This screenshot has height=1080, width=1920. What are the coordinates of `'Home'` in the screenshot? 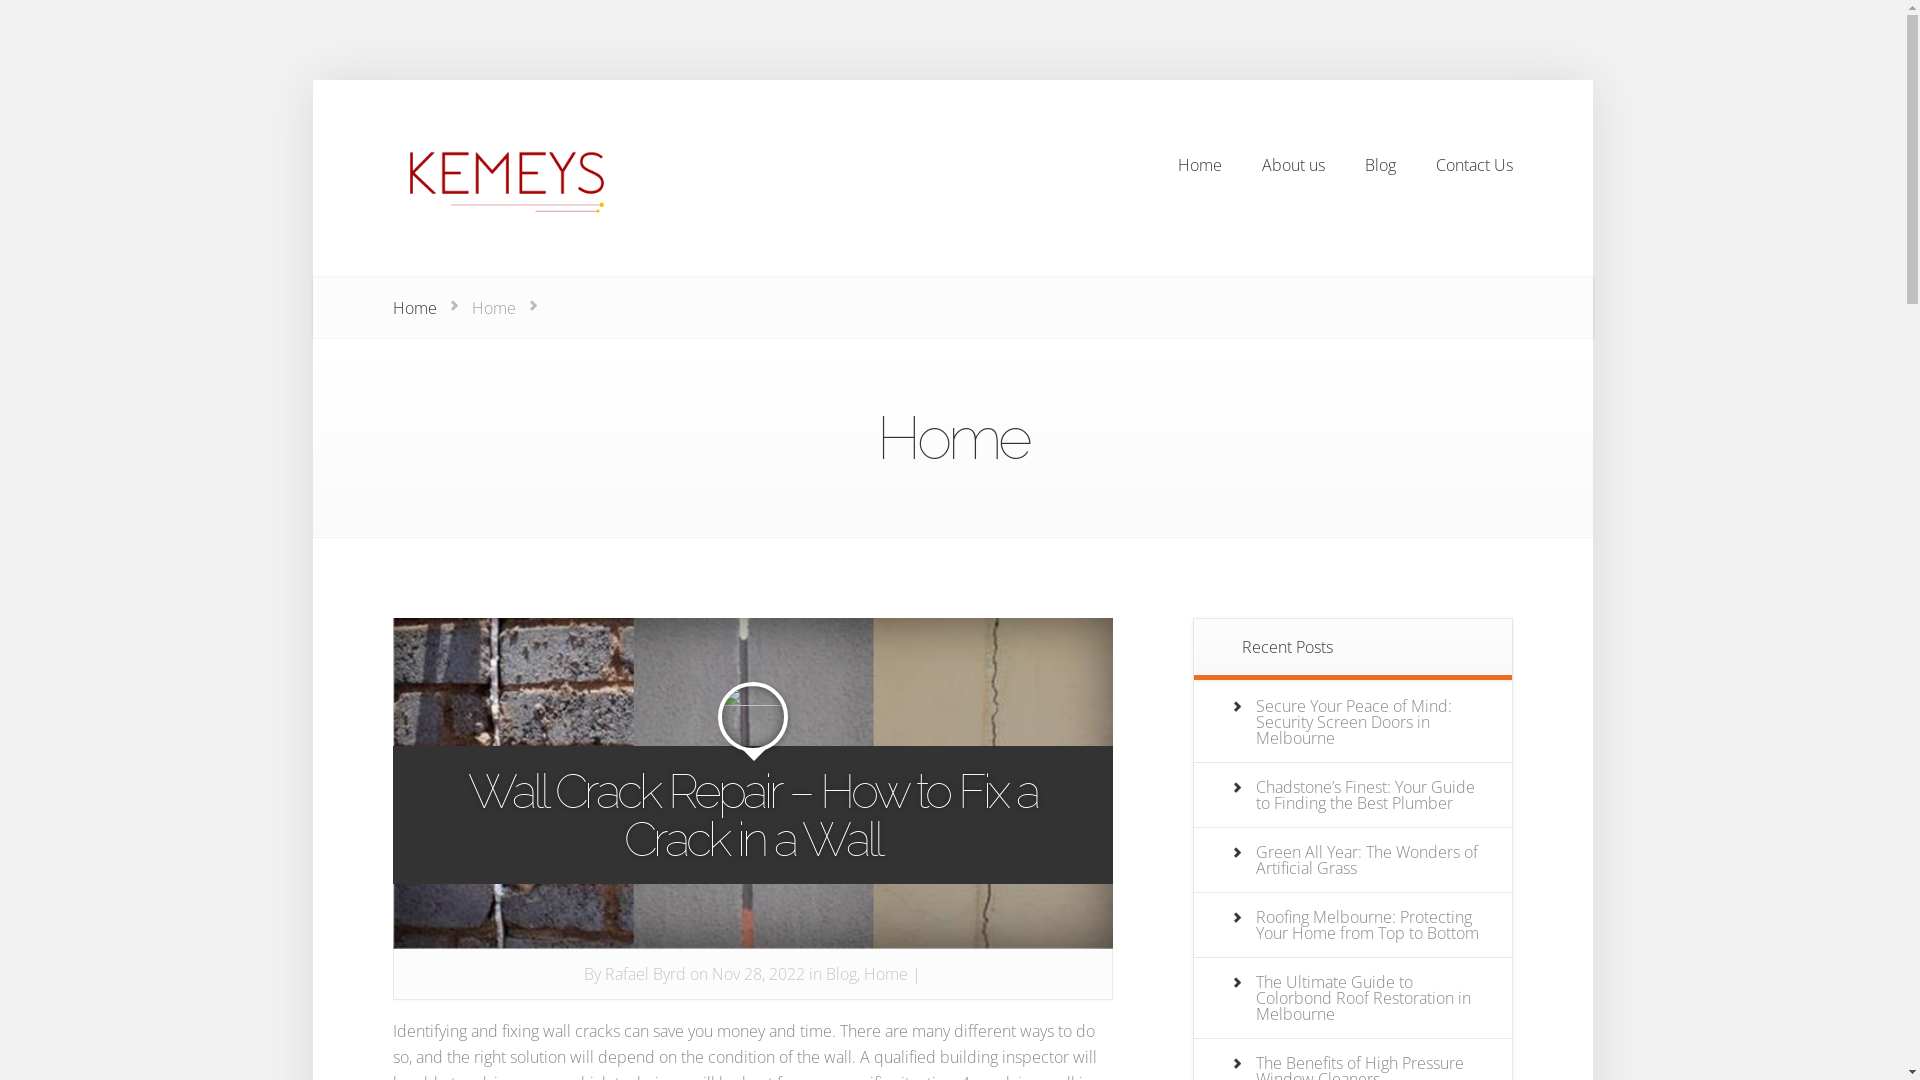 It's located at (1200, 164).